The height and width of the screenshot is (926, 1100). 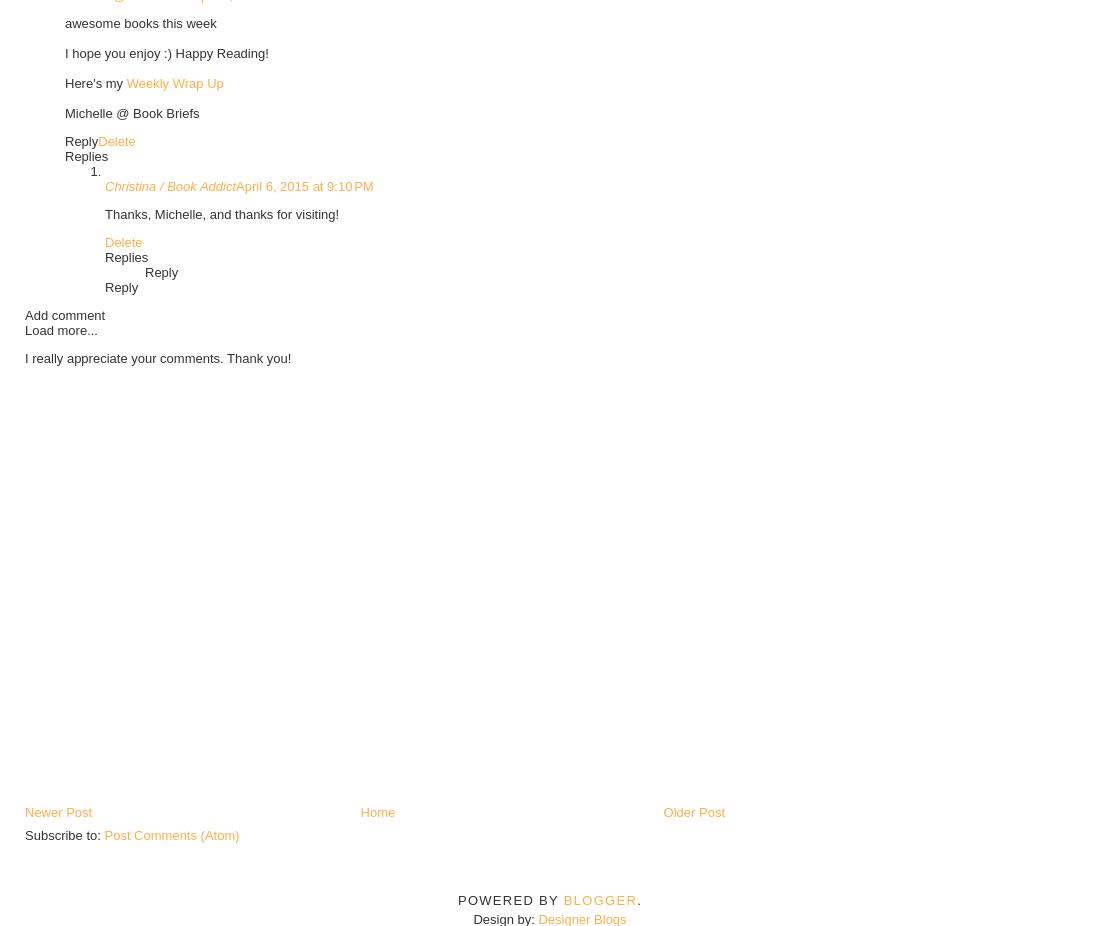 What do you see at coordinates (303, 184) in the screenshot?
I see `'April 6, 2015 at 9:10 PM'` at bounding box center [303, 184].